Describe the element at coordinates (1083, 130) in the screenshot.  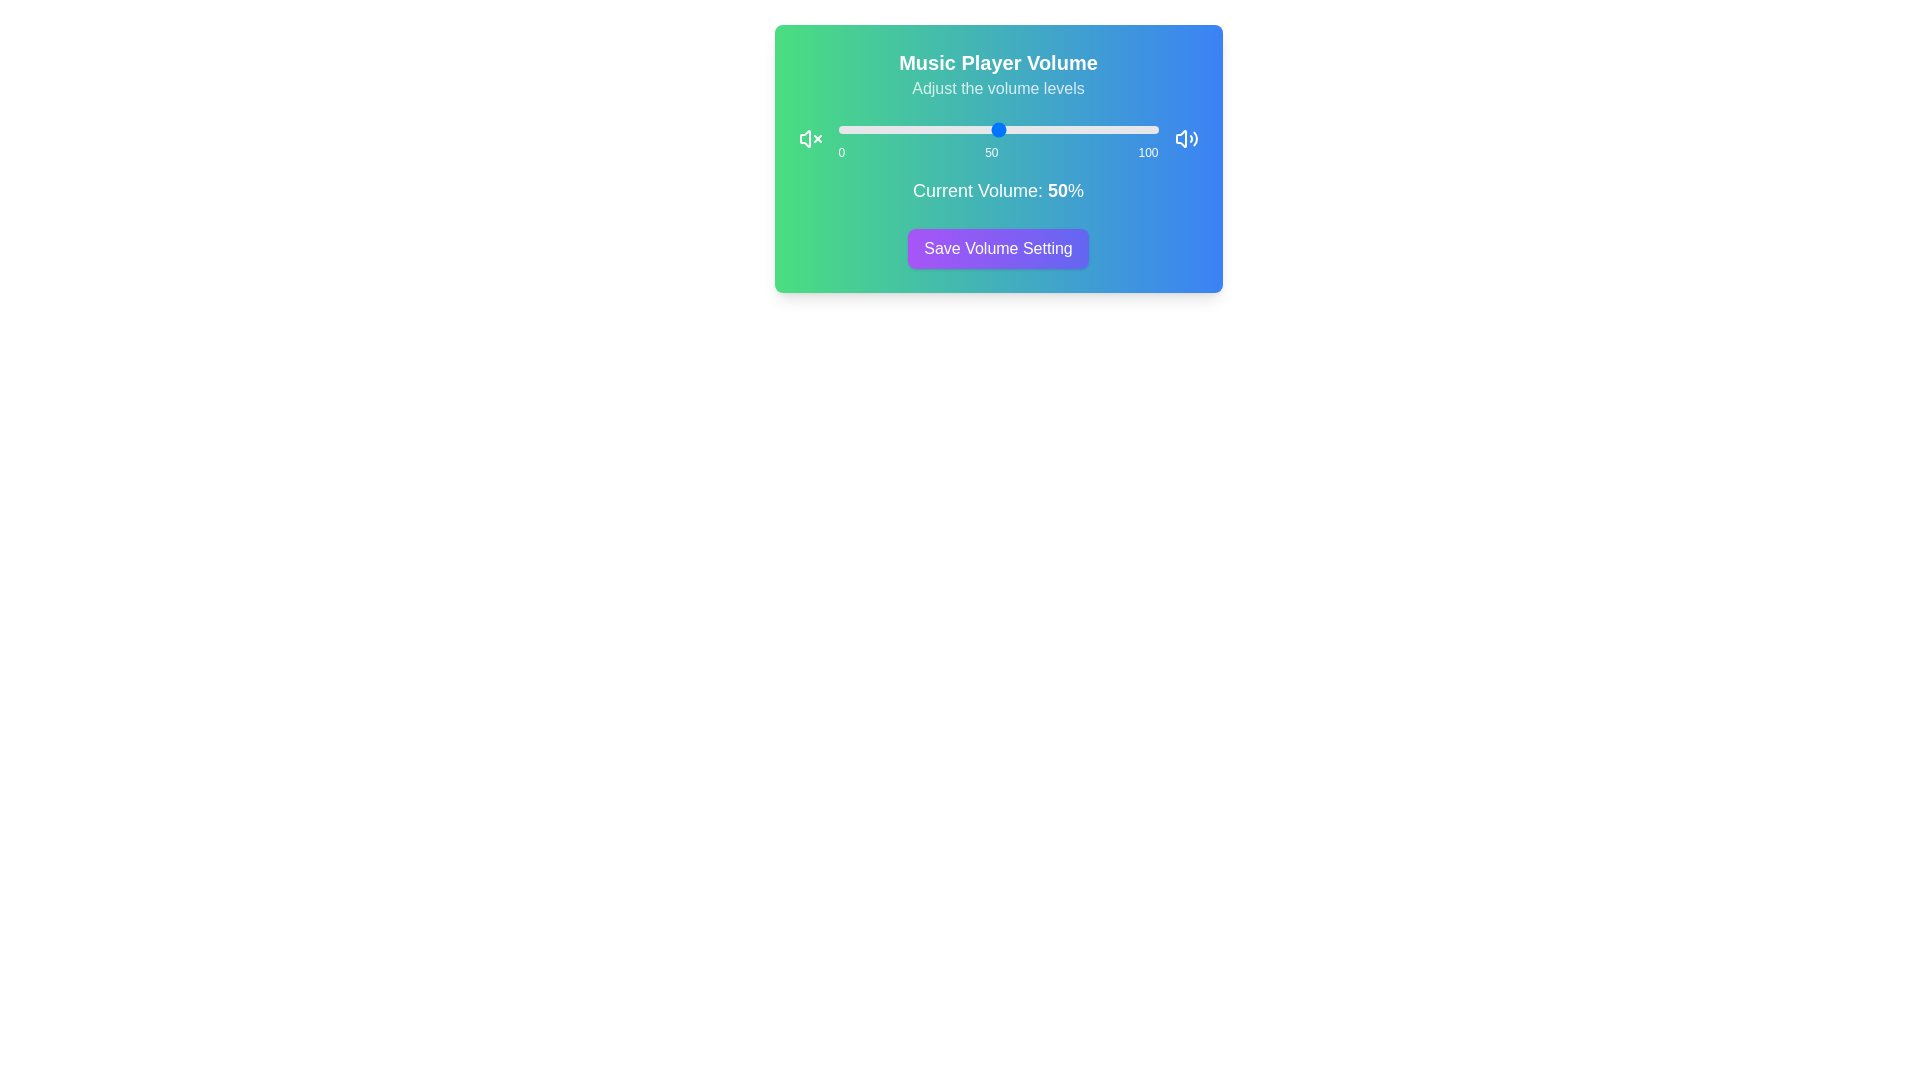
I see `the slider to set the volume to 77%` at that location.